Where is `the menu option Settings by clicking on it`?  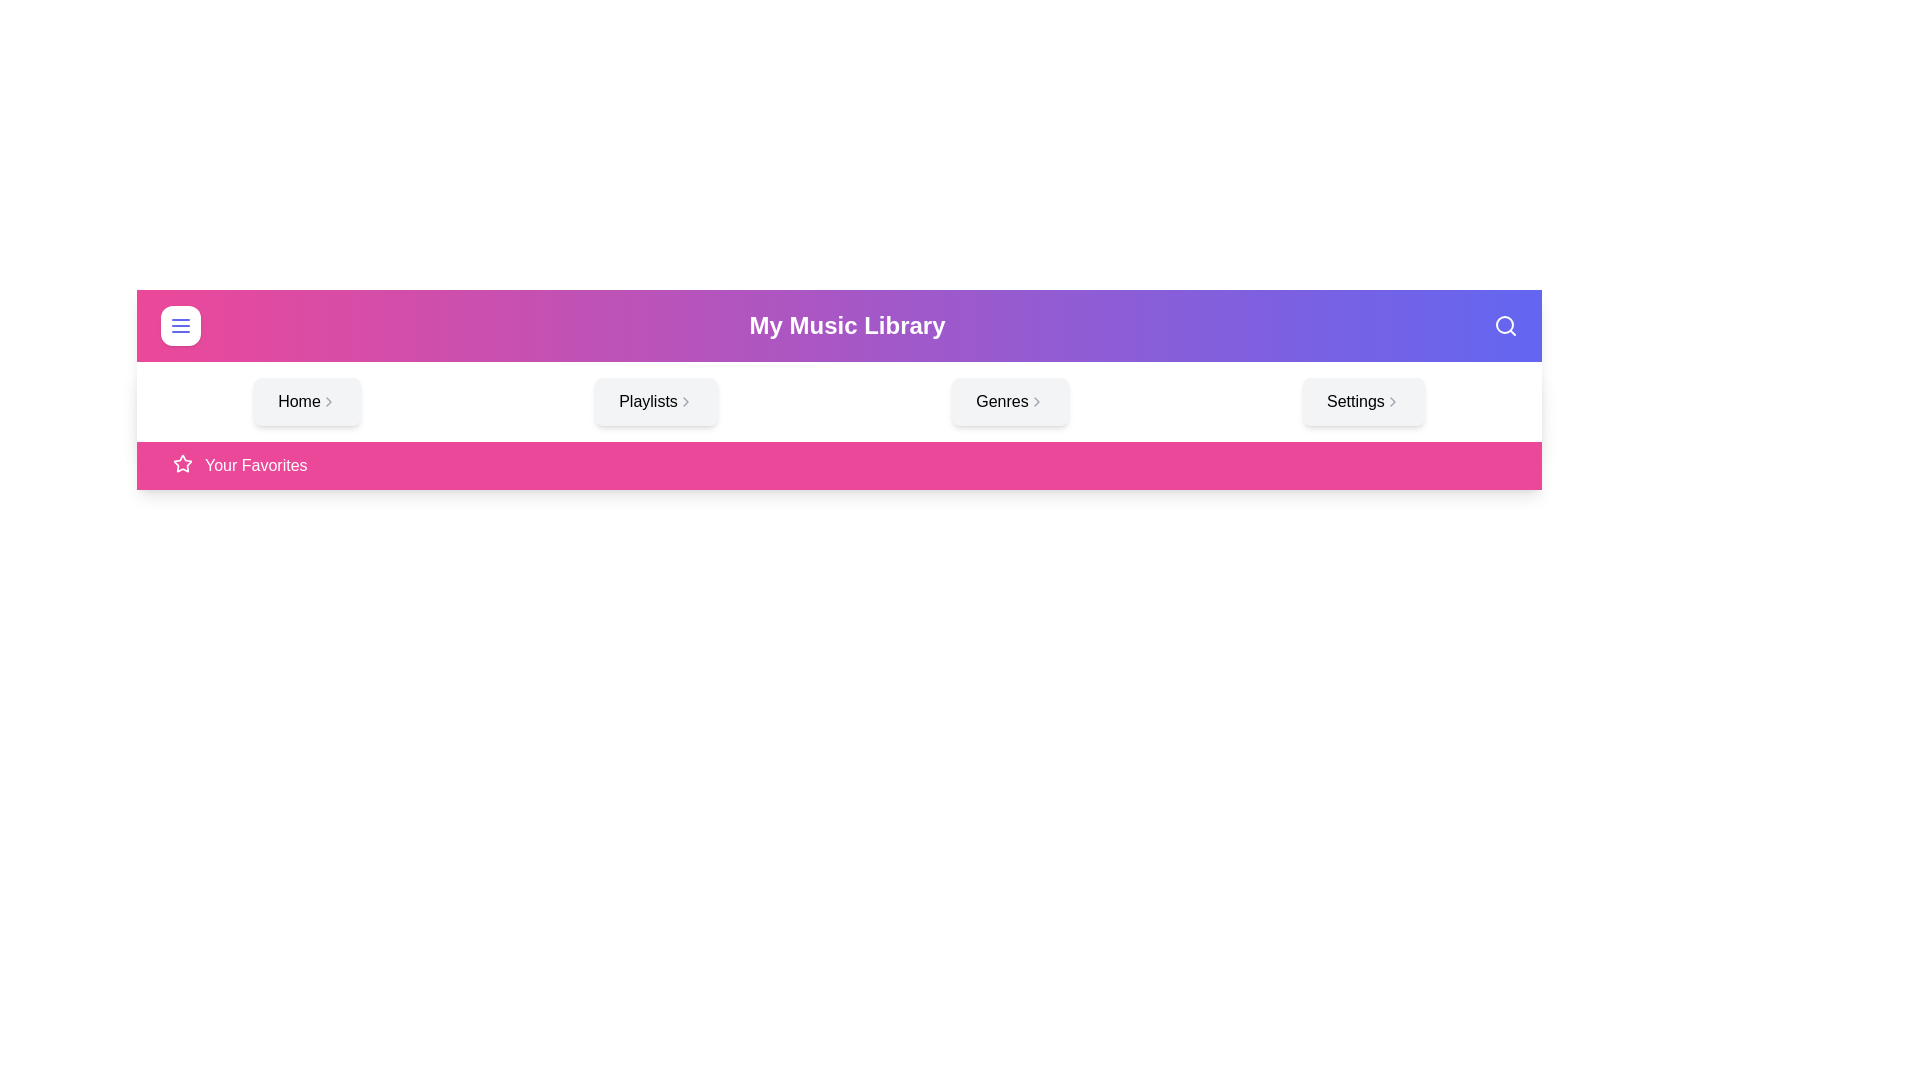
the menu option Settings by clicking on it is located at coordinates (1362, 401).